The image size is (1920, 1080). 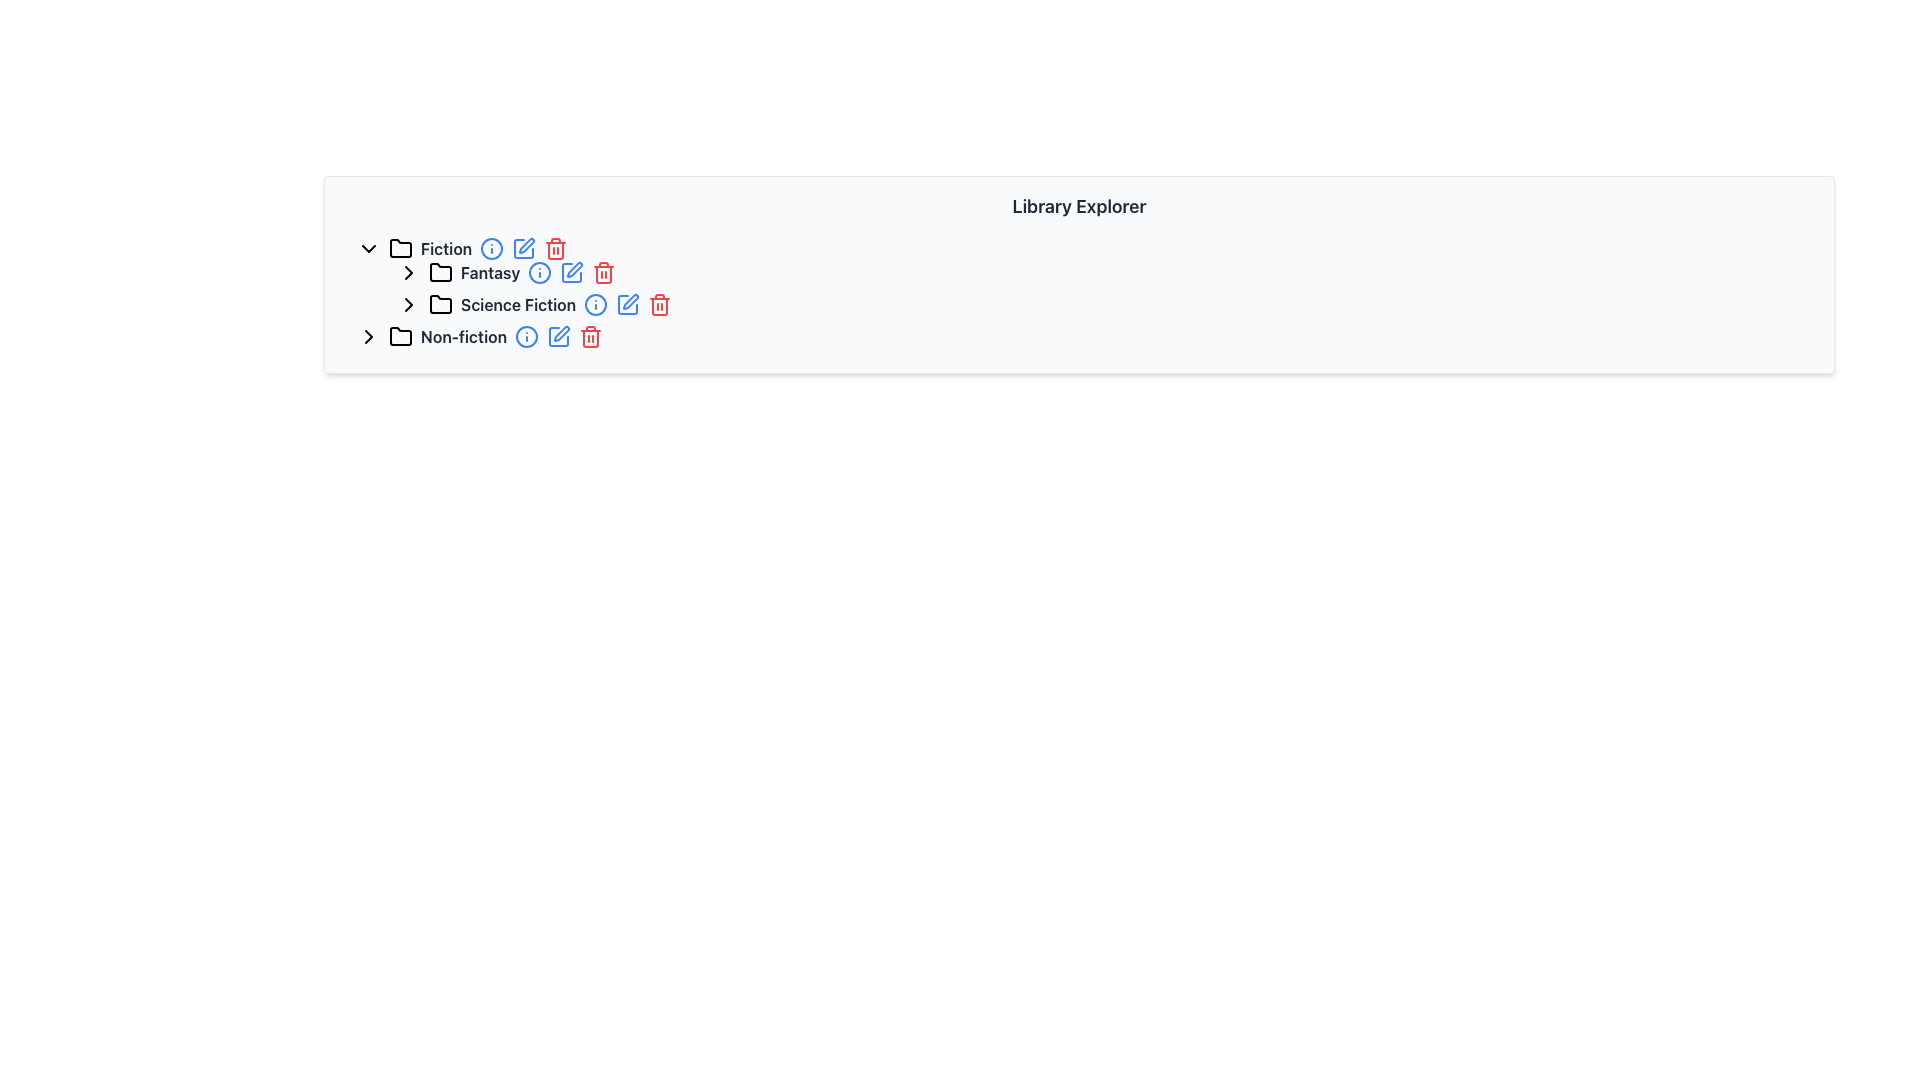 I want to click on the toggle arrow icon, so click(x=407, y=273).